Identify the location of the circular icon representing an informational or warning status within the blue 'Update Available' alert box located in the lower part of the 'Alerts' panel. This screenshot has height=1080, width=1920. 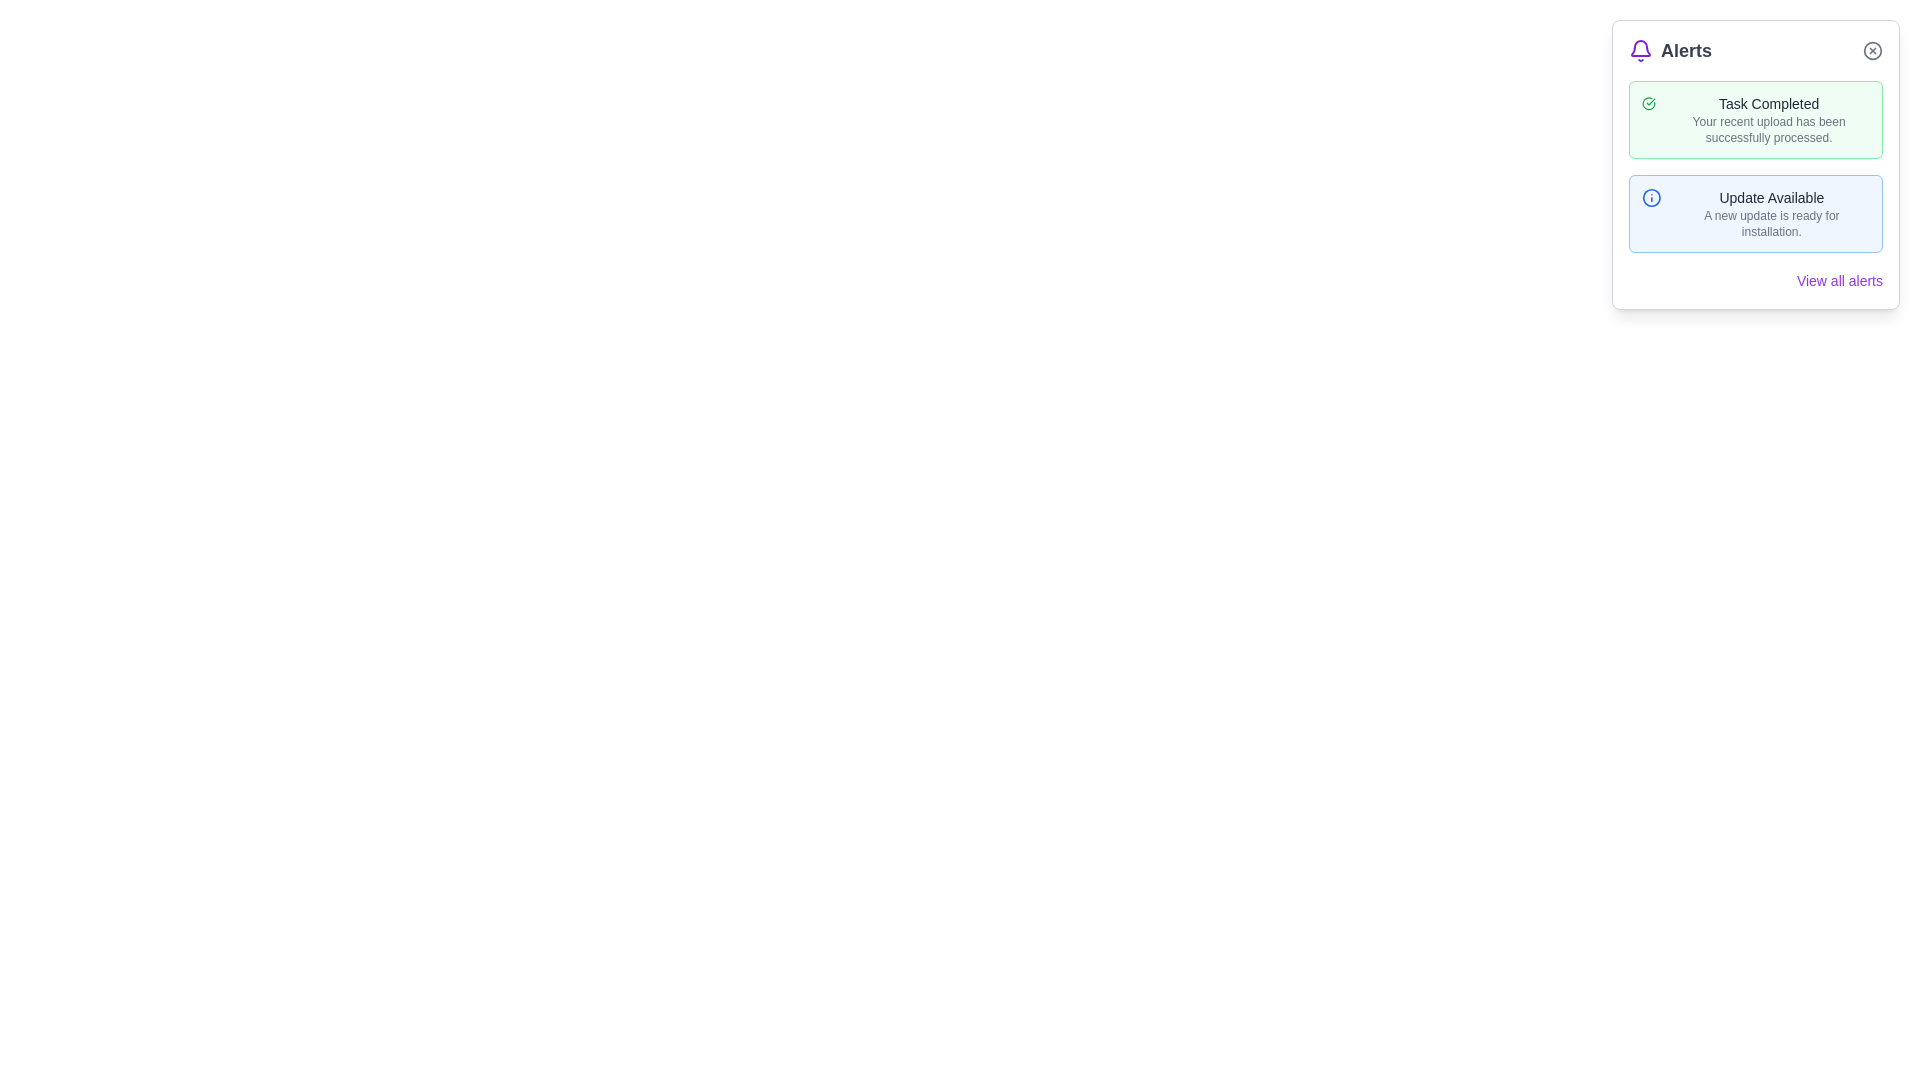
(1651, 197).